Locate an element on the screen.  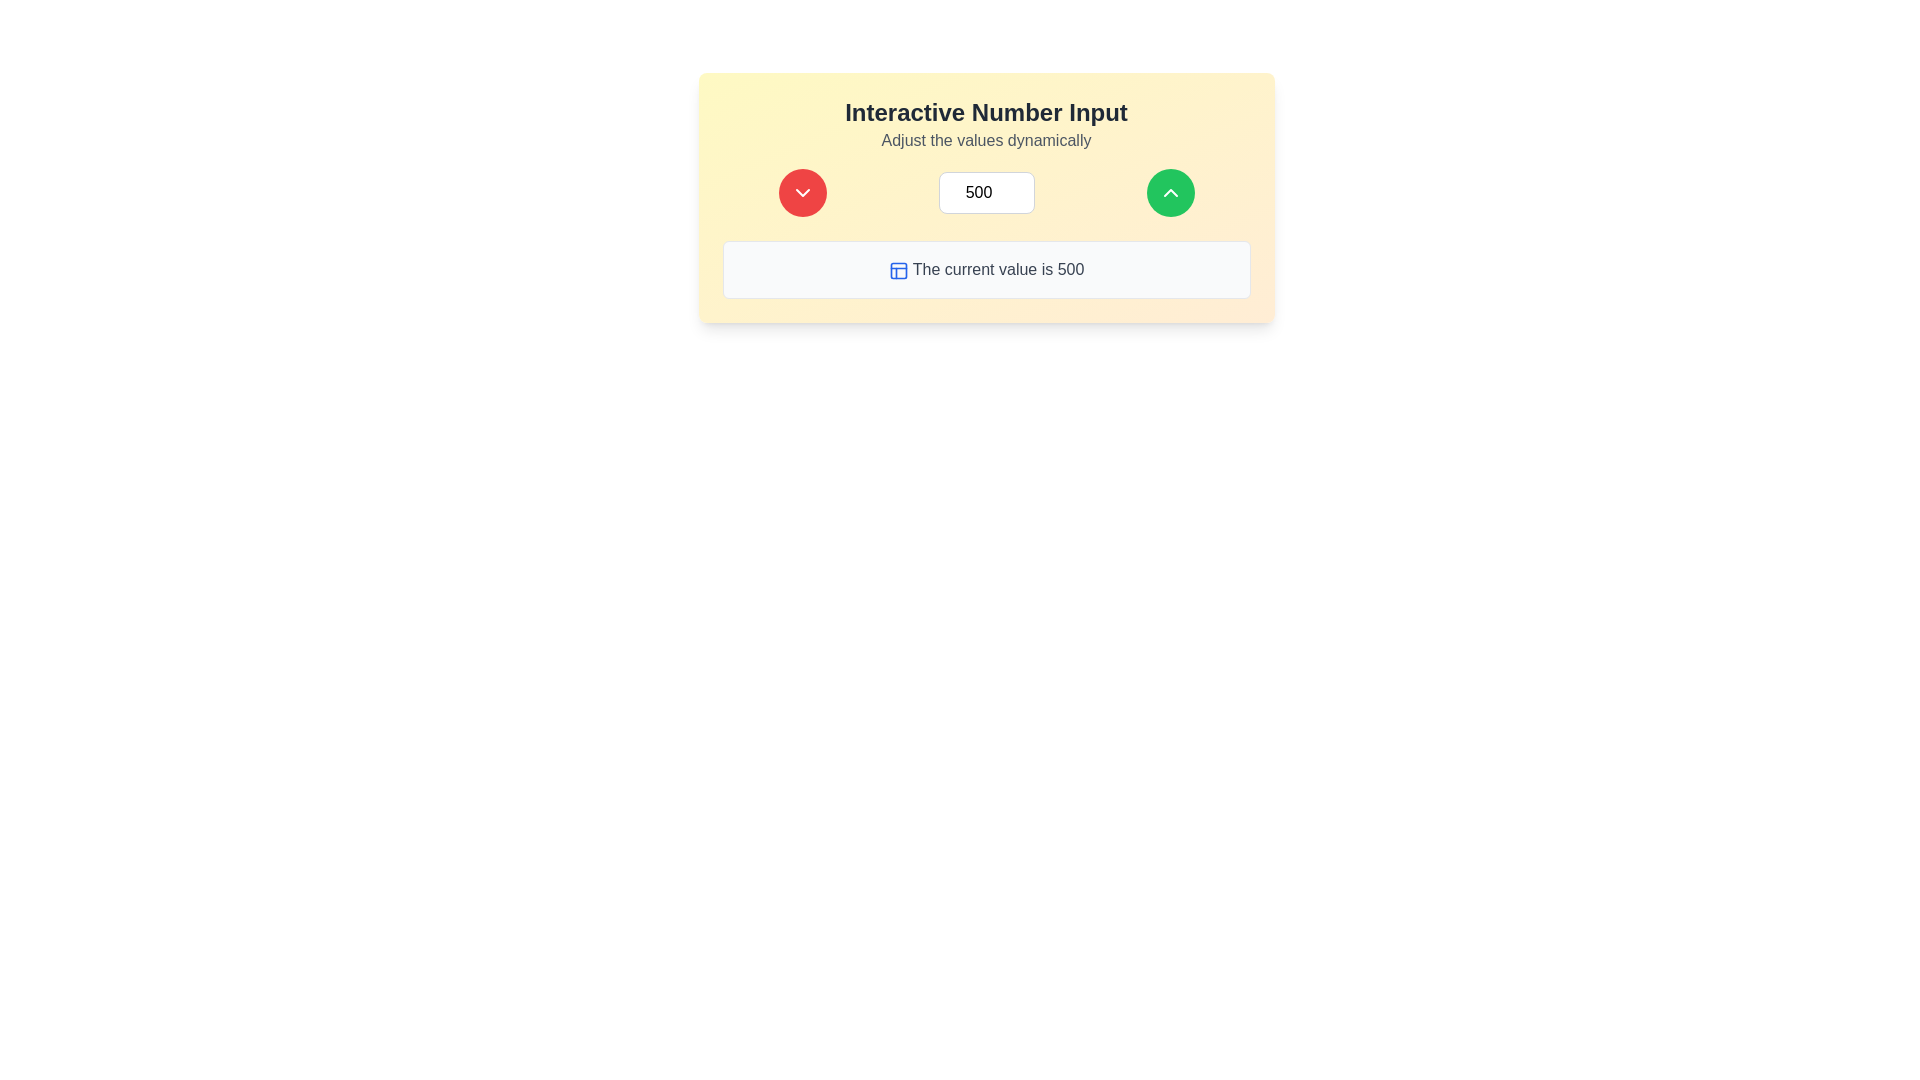
the chevron-down SVG icon located within the circular button with a red background, positioned in the top-left corner of the interactive number input header section is located at coordinates (802, 192).